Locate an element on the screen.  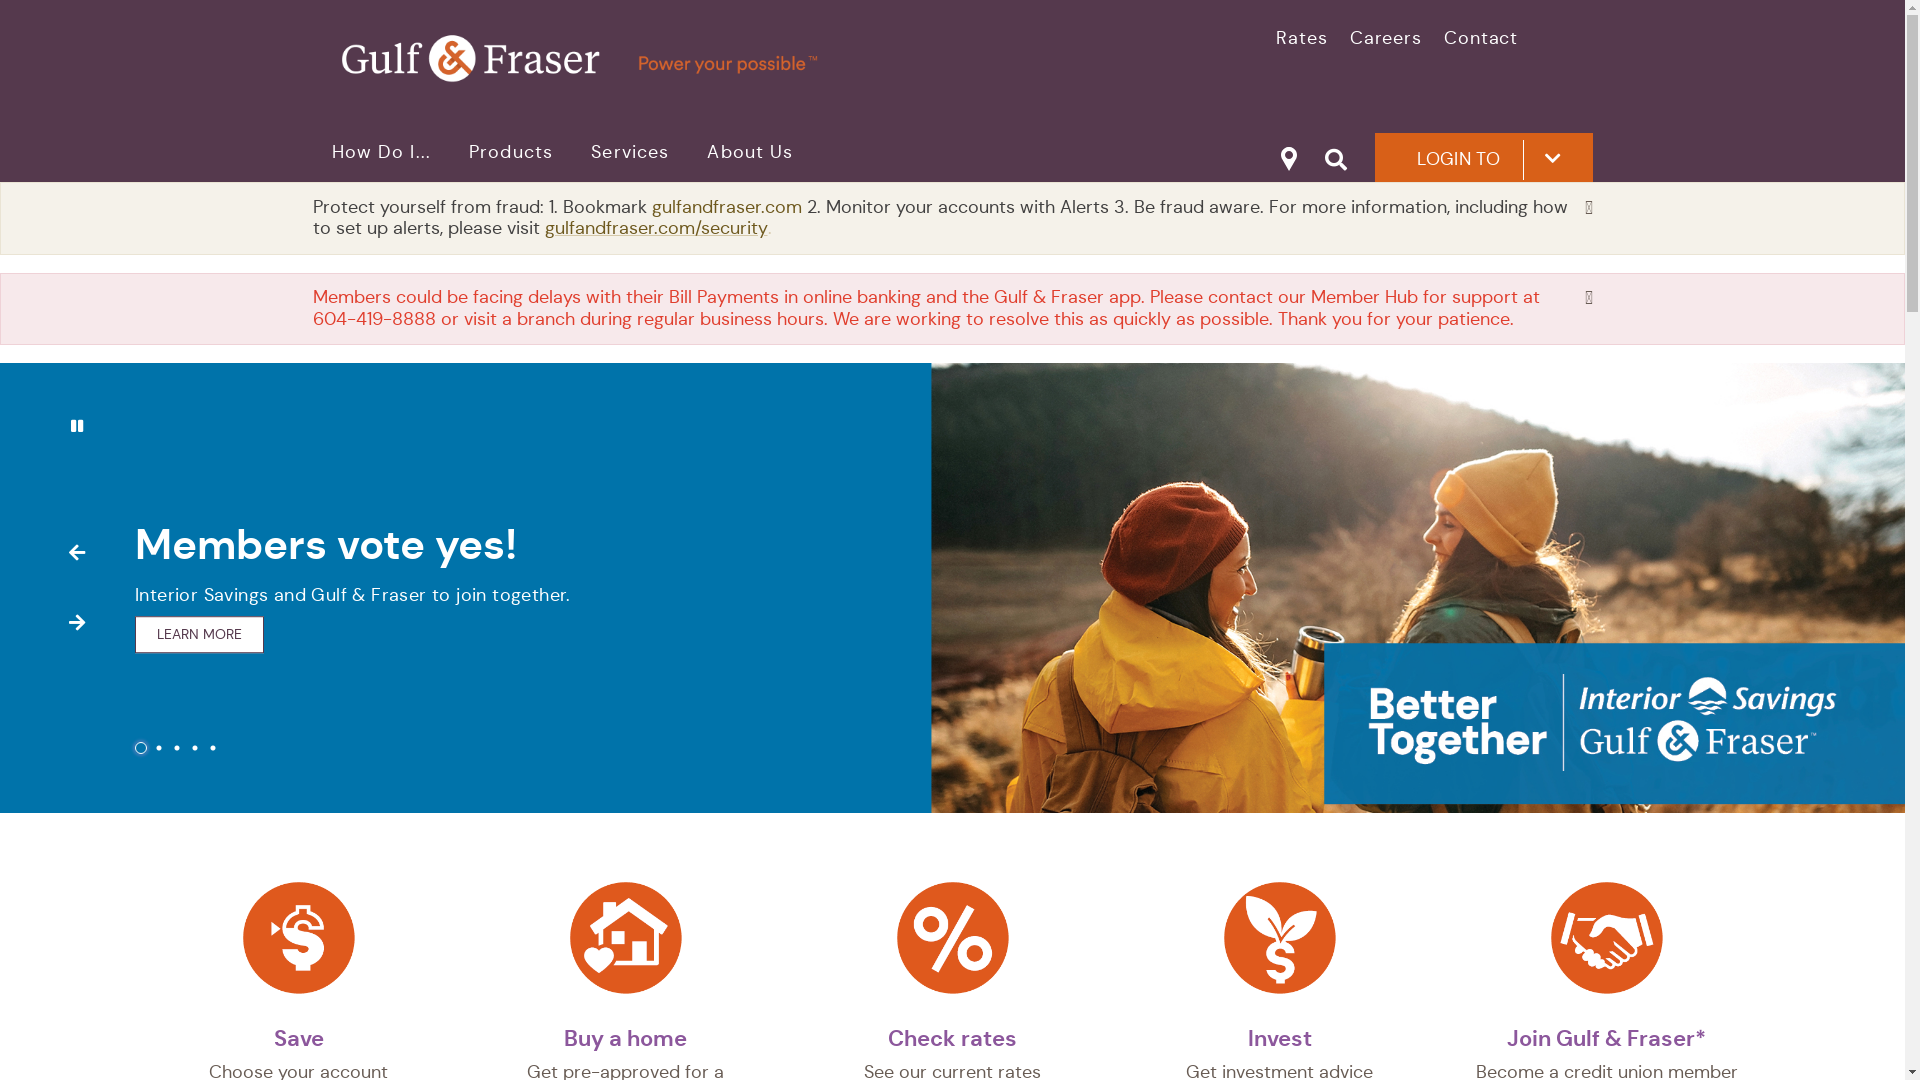
'Contact' is located at coordinates (1481, 38).